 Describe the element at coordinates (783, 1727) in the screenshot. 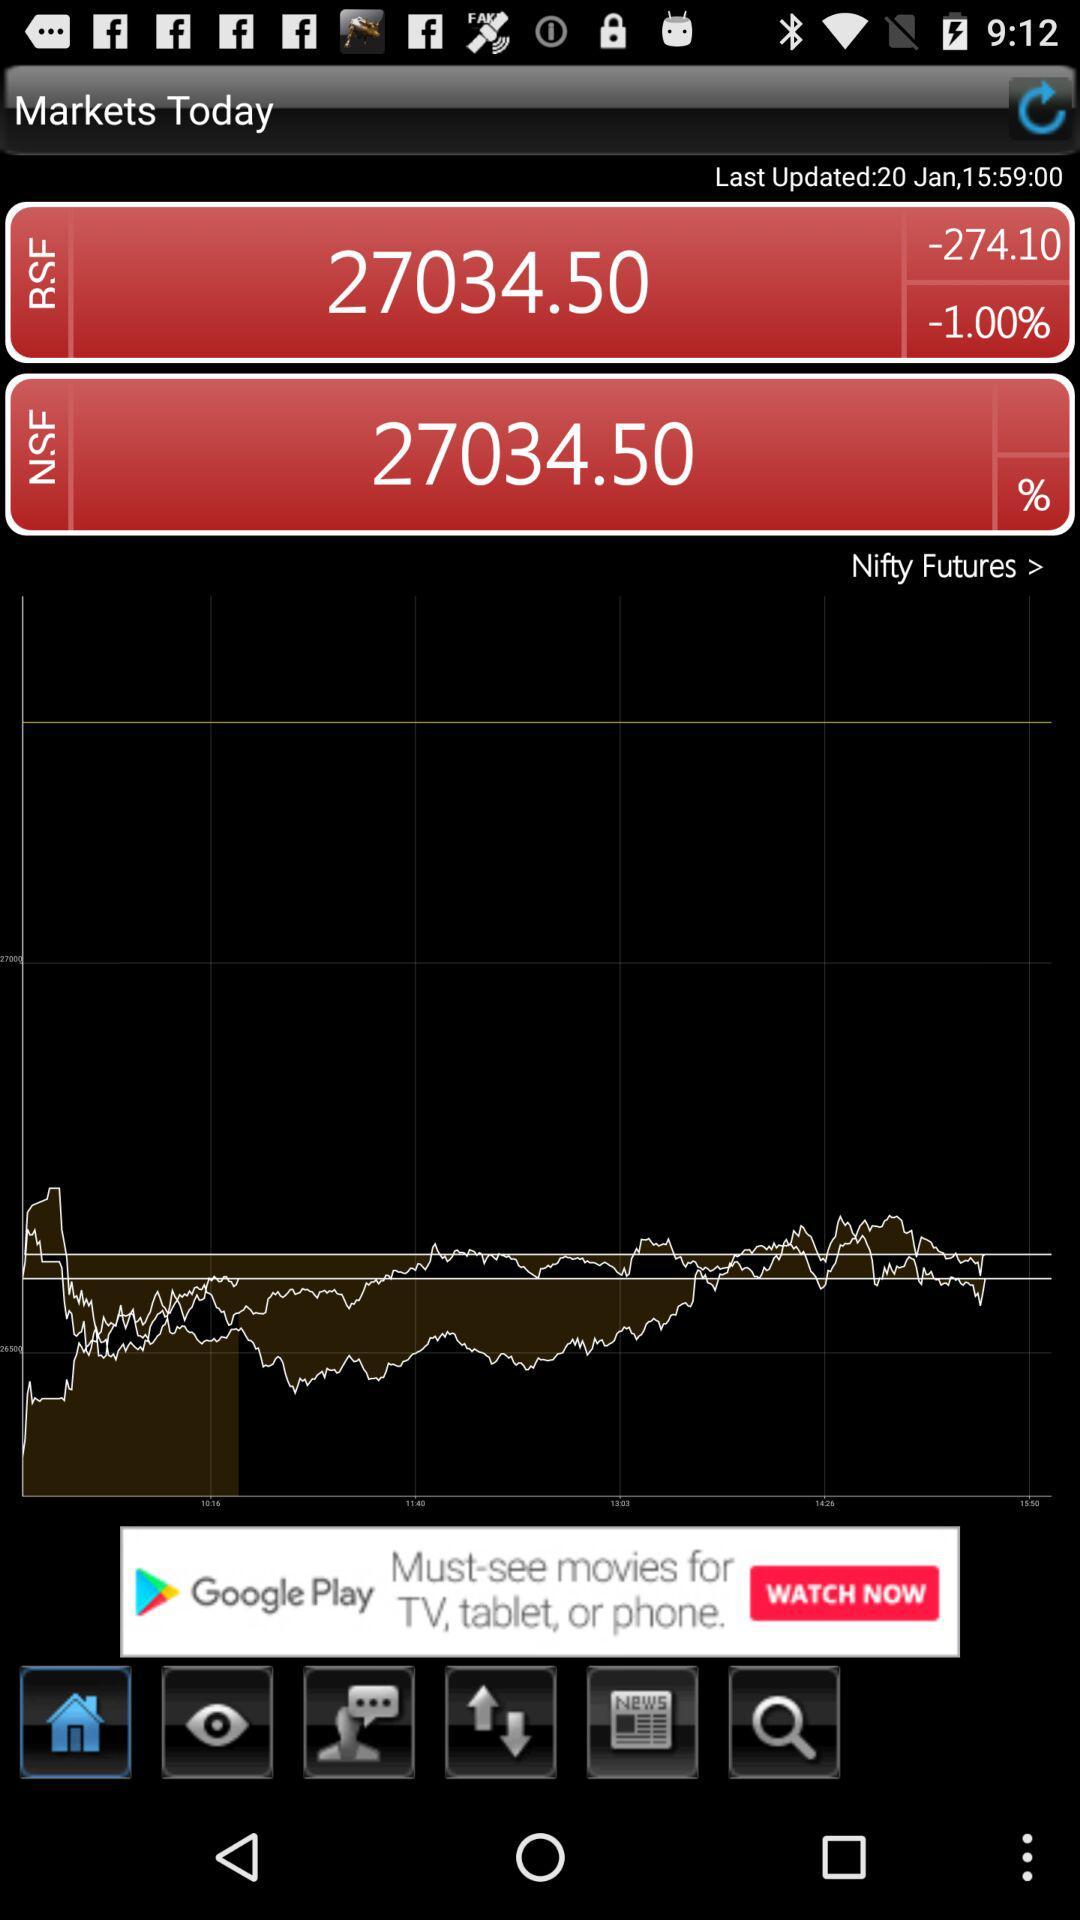

I see `search` at that location.